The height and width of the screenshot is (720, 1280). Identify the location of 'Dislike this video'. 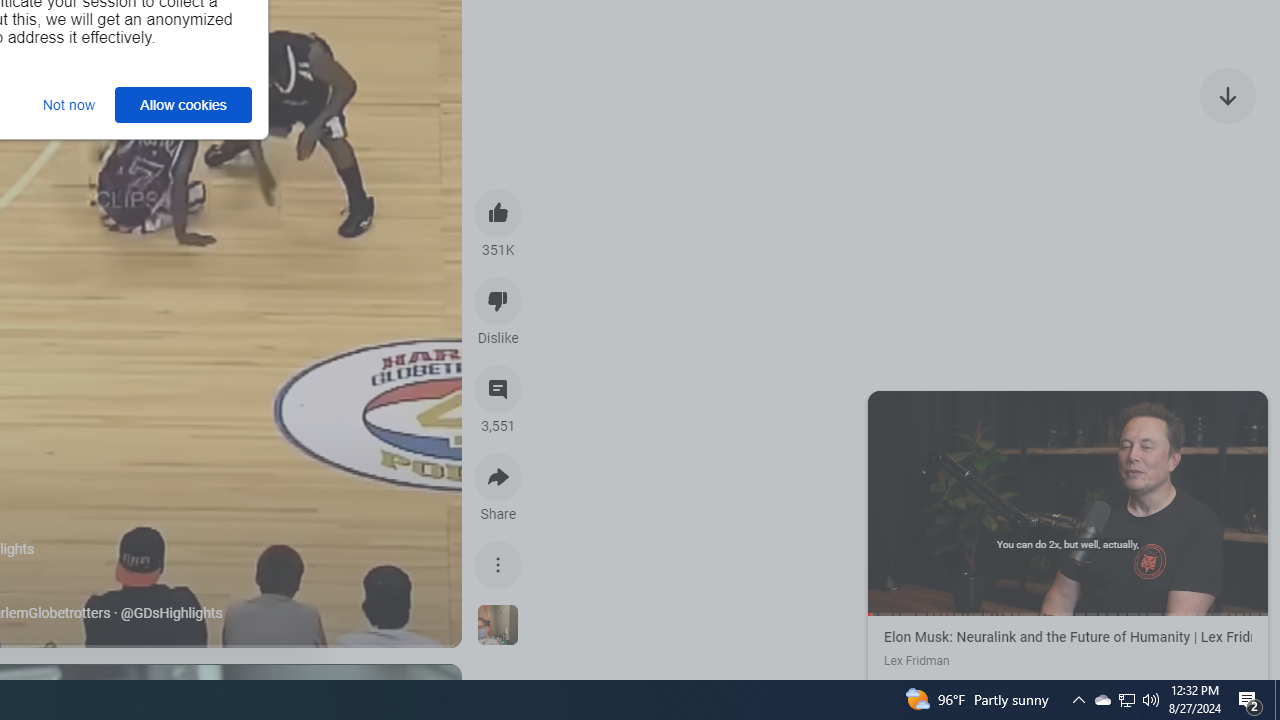
(498, 300).